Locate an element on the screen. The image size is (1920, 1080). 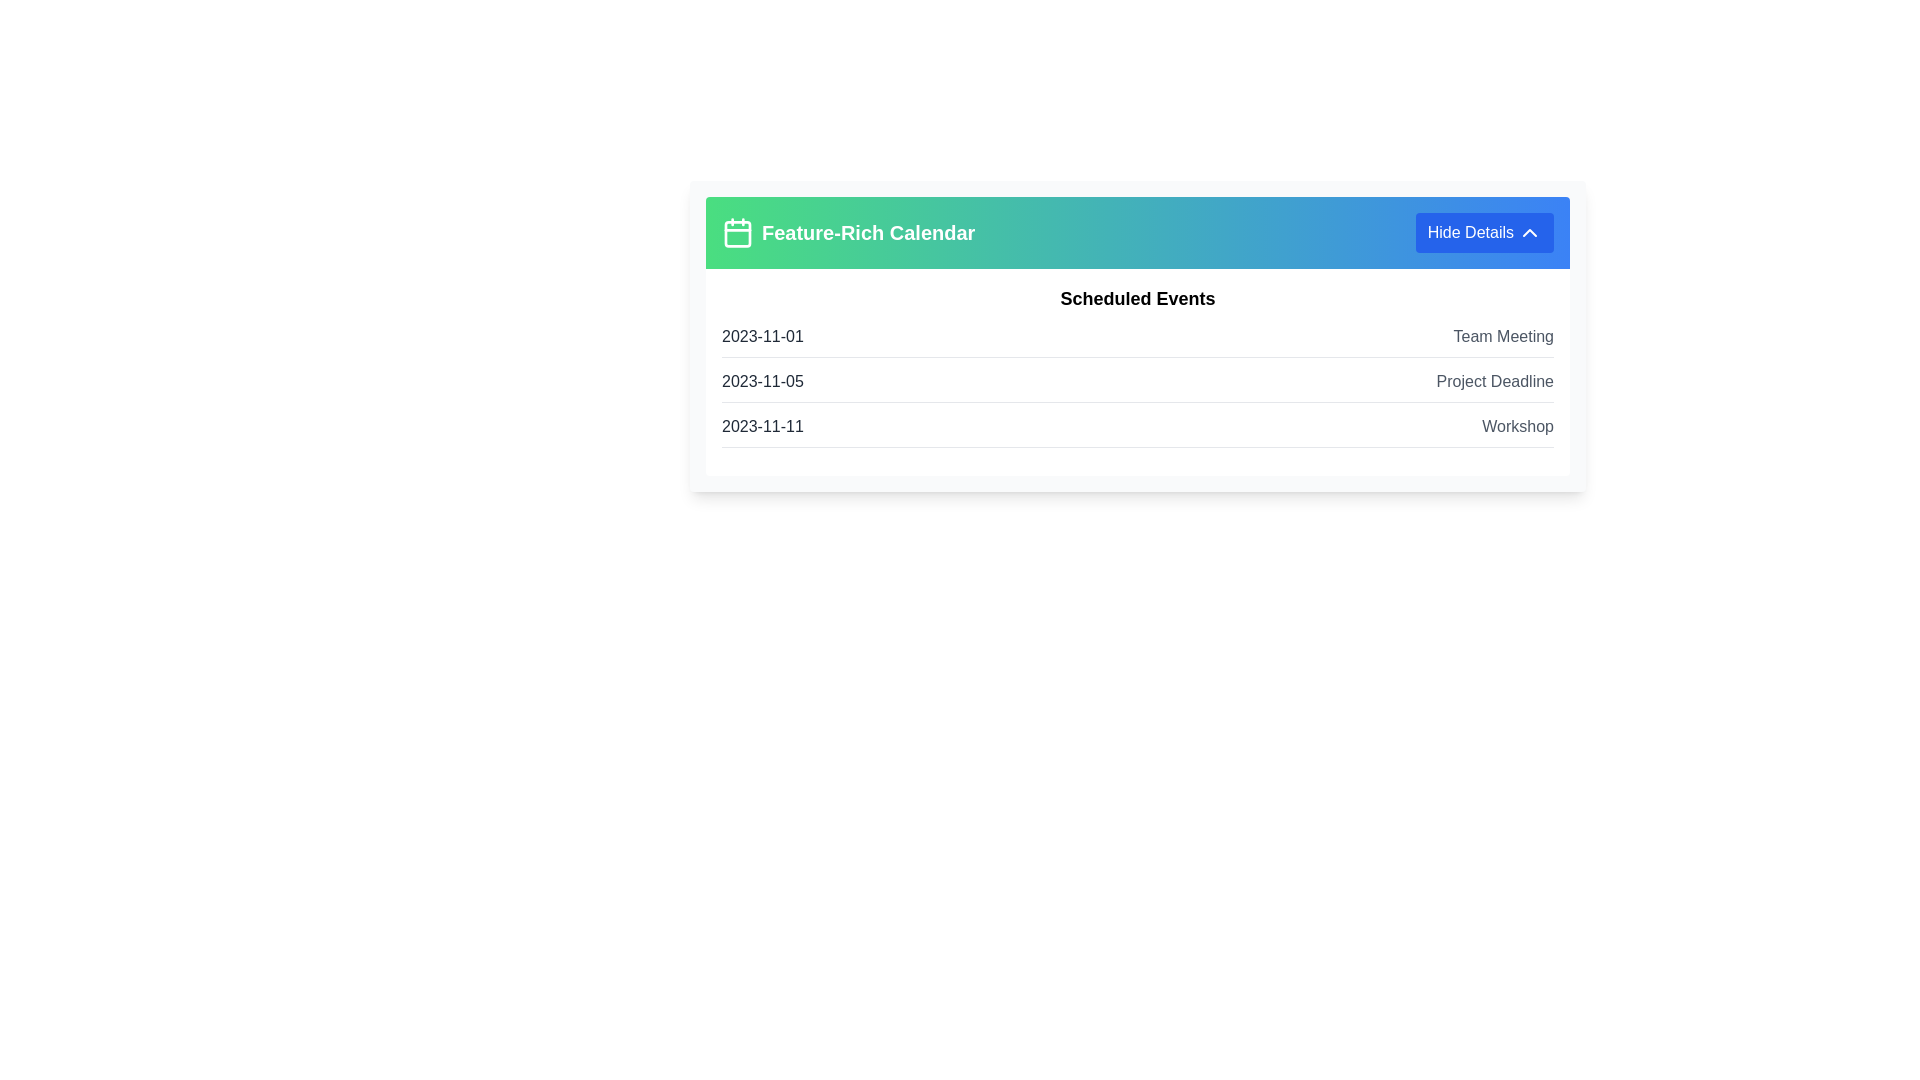
the date label indicating the 'Project Deadline' in the list of scheduled events, which is the second date under the 'Scheduled Events' heading is located at coordinates (762, 381).